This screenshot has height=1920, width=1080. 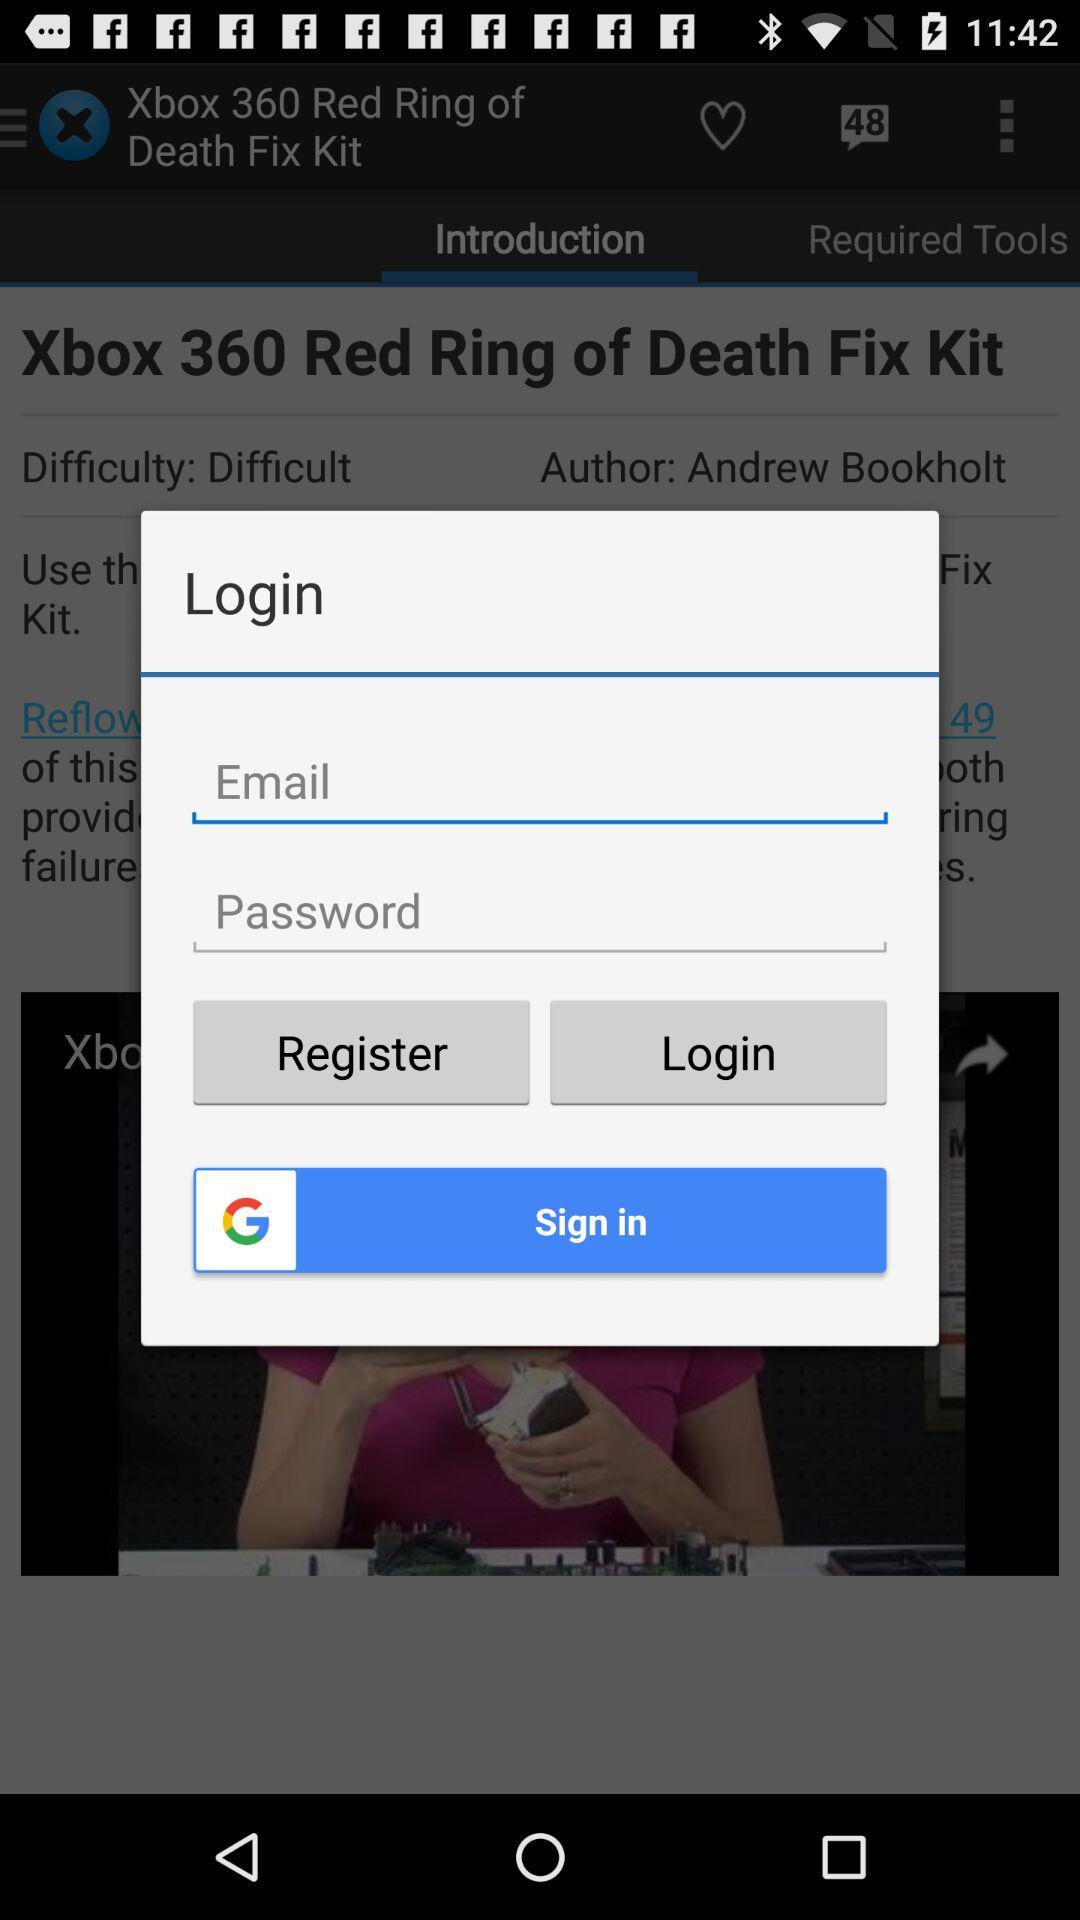 What do you see at coordinates (361, 1051) in the screenshot?
I see `item above the sign in` at bounding box center [361, 1051].